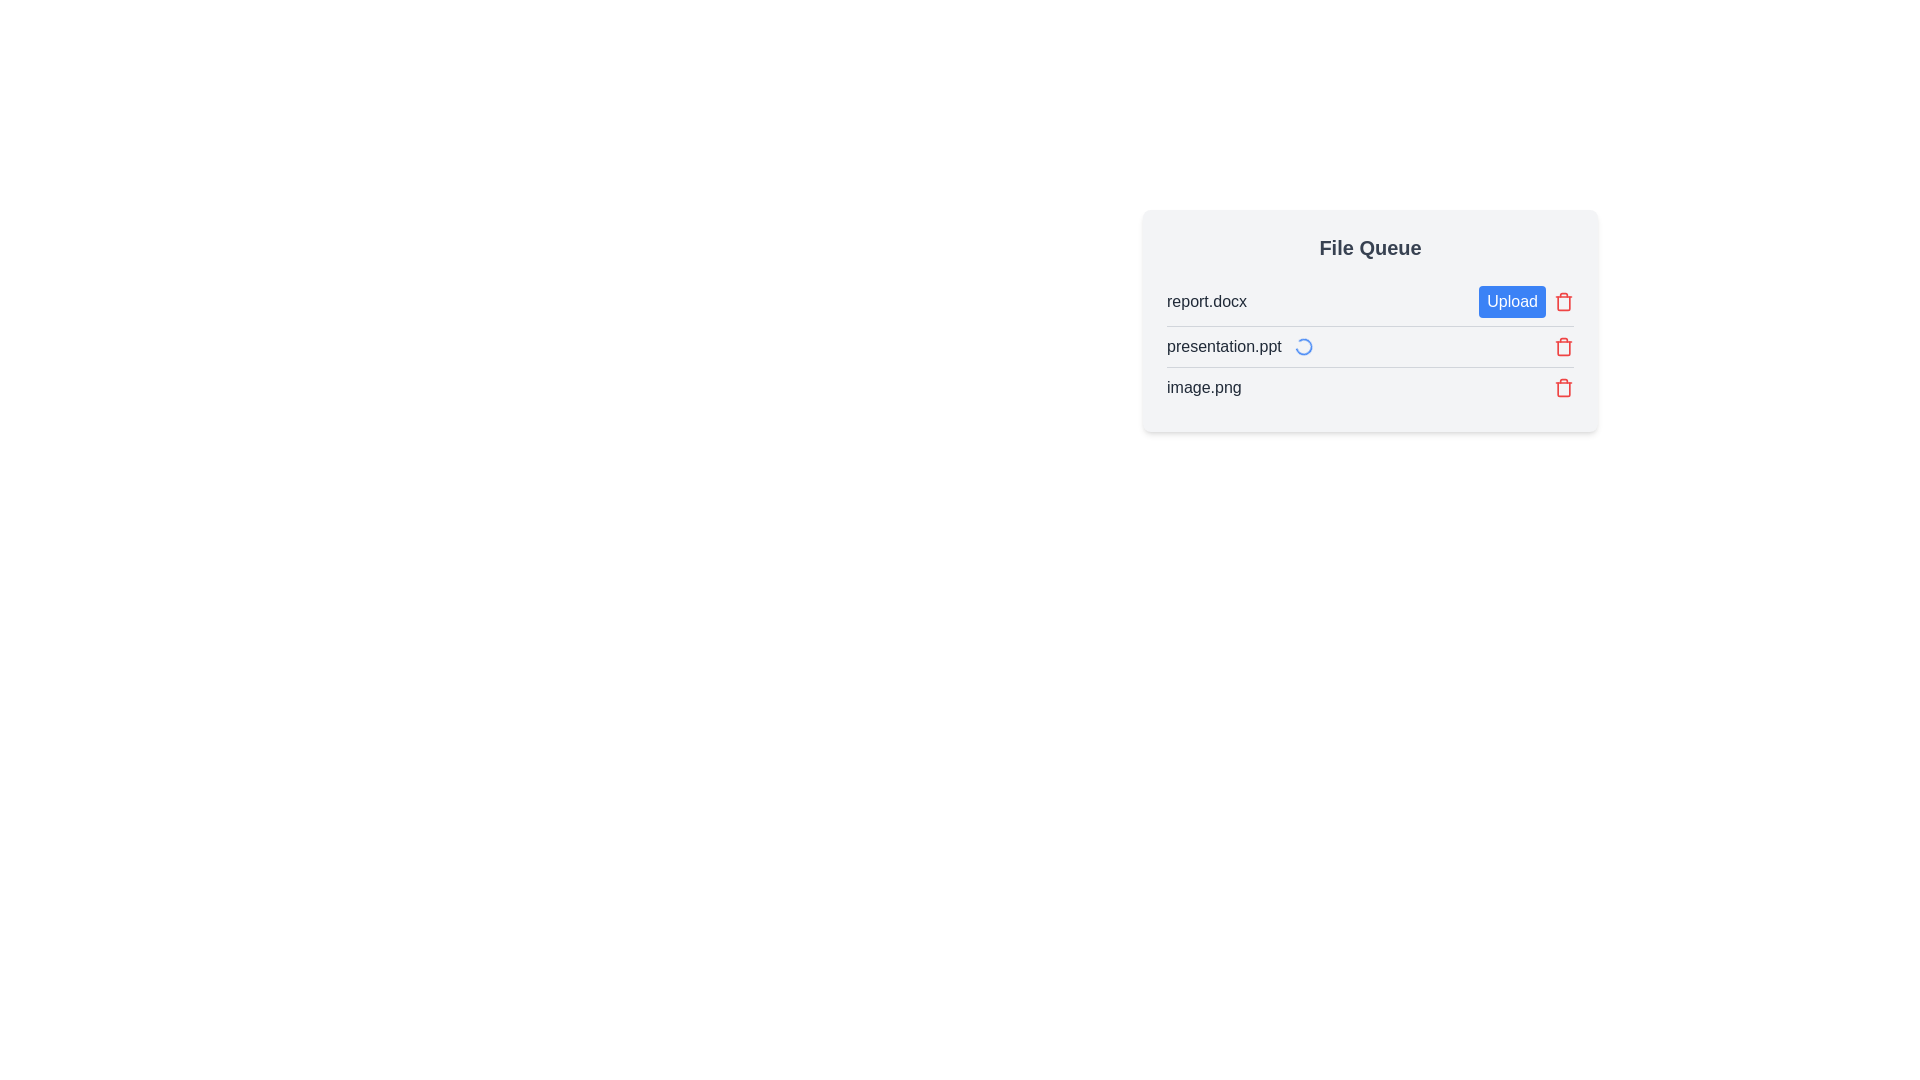 The image size is (1920, 1080). I want to click on the deletion button located at the end of the 'File Queue' list, so click(1563, 388).